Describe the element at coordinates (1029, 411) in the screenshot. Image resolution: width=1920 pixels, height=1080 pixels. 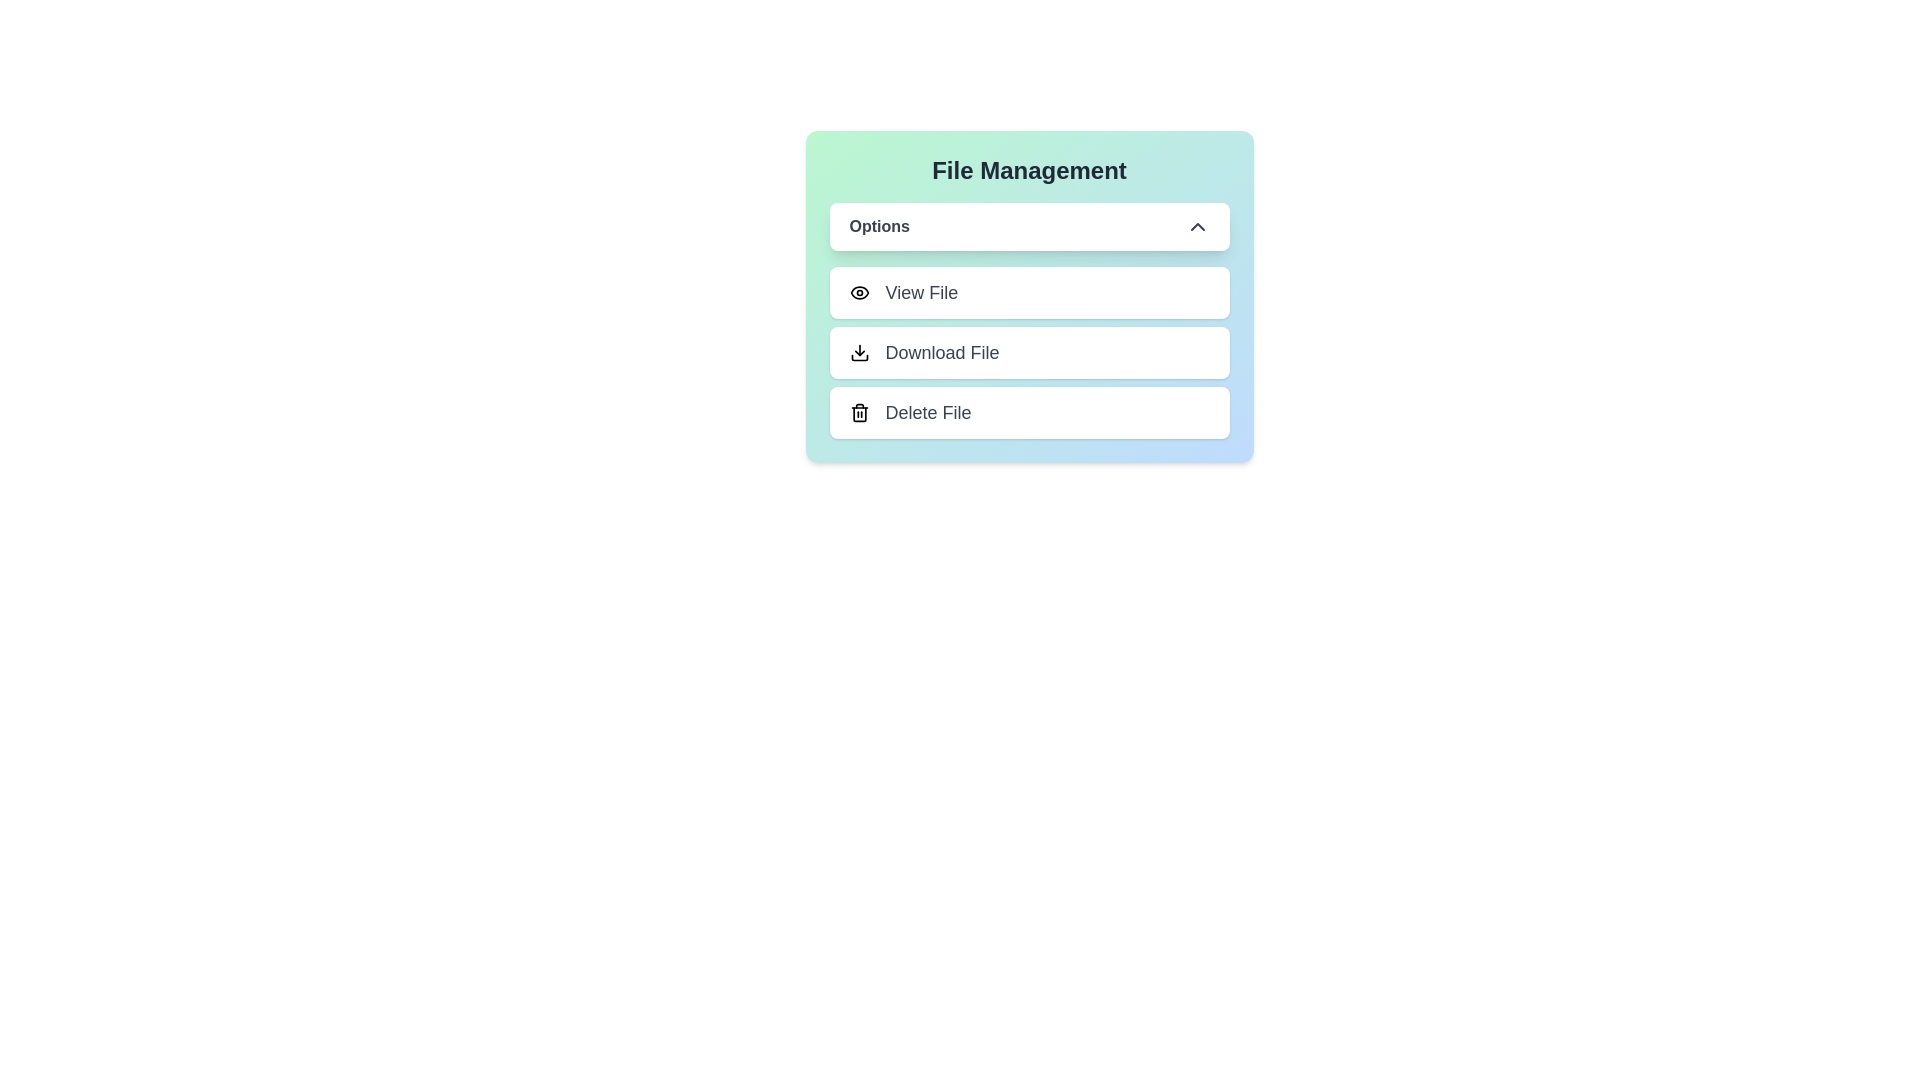
I see `the menu option Delete File by clicking on it` at that location.